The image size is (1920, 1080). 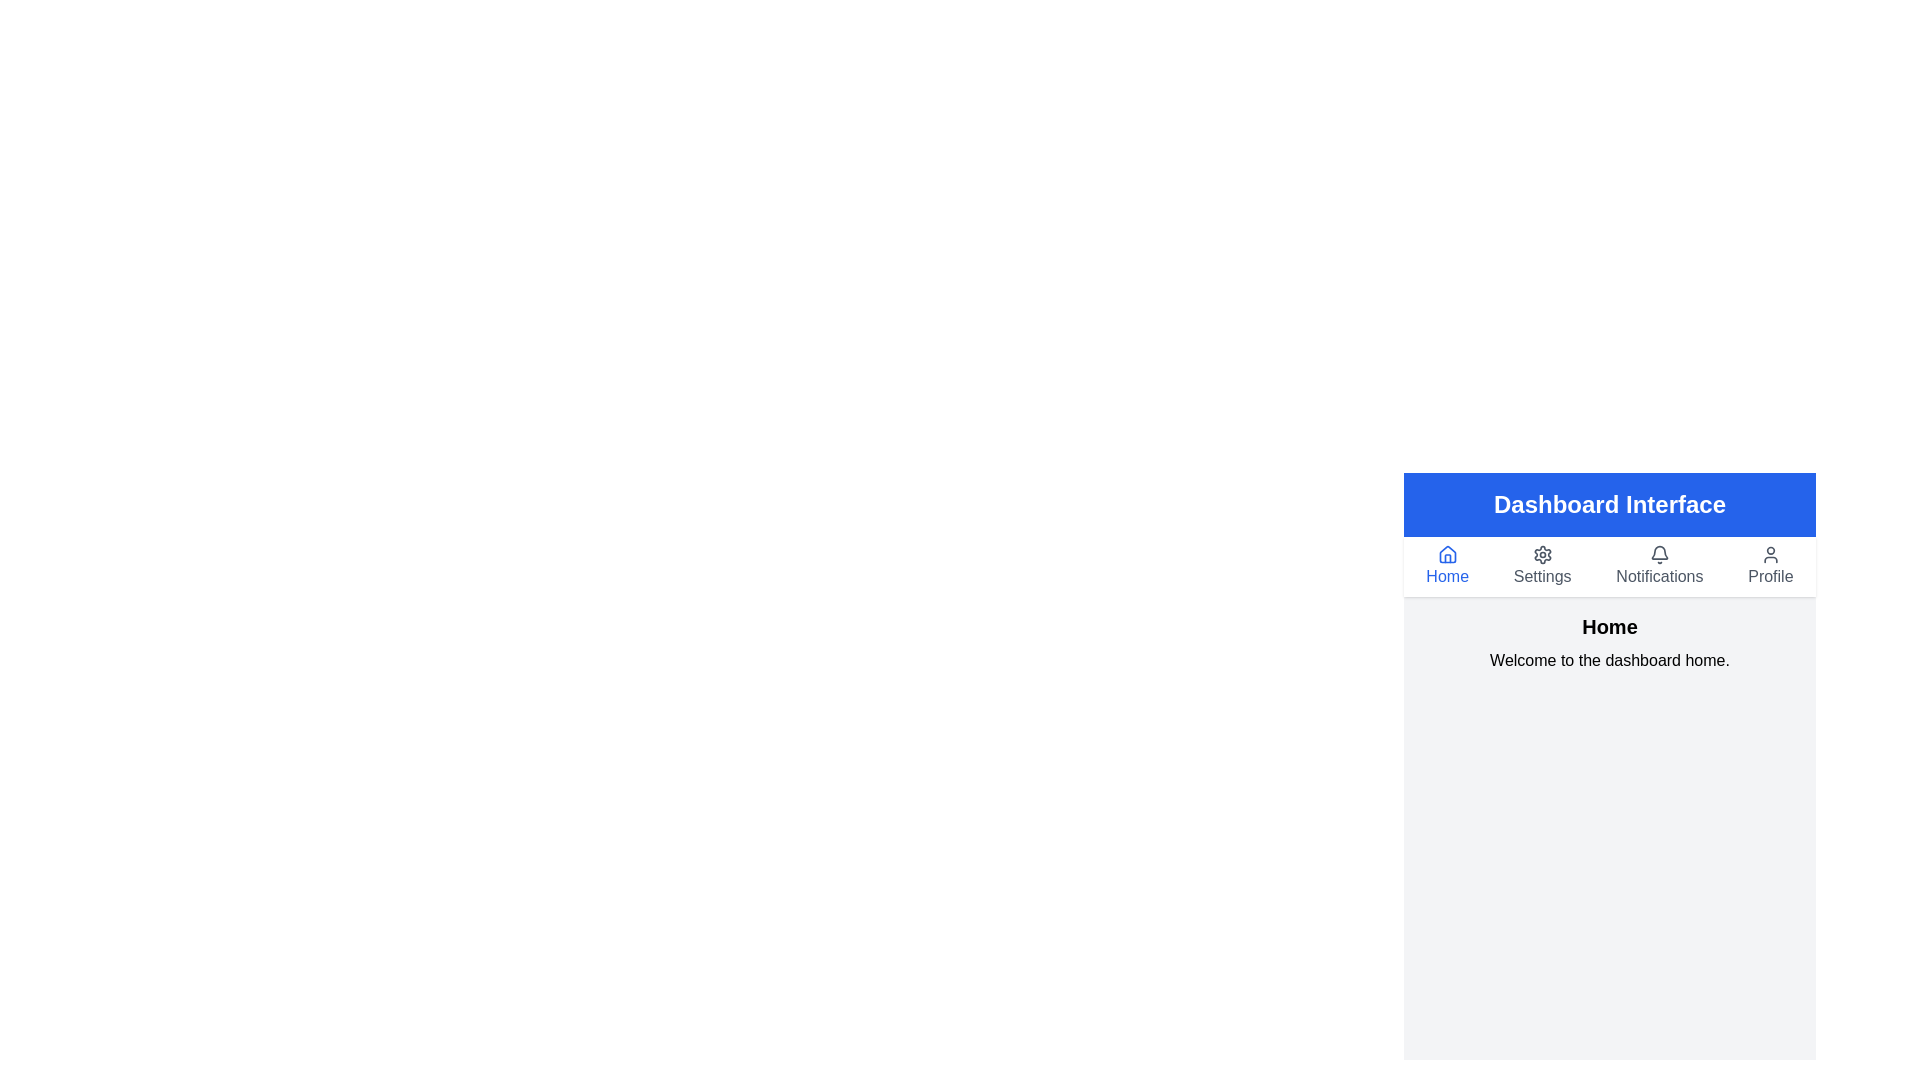 I want to click on the house icon located in the Home navigation button at the top left of the interface, so click(x=1447, y=555).